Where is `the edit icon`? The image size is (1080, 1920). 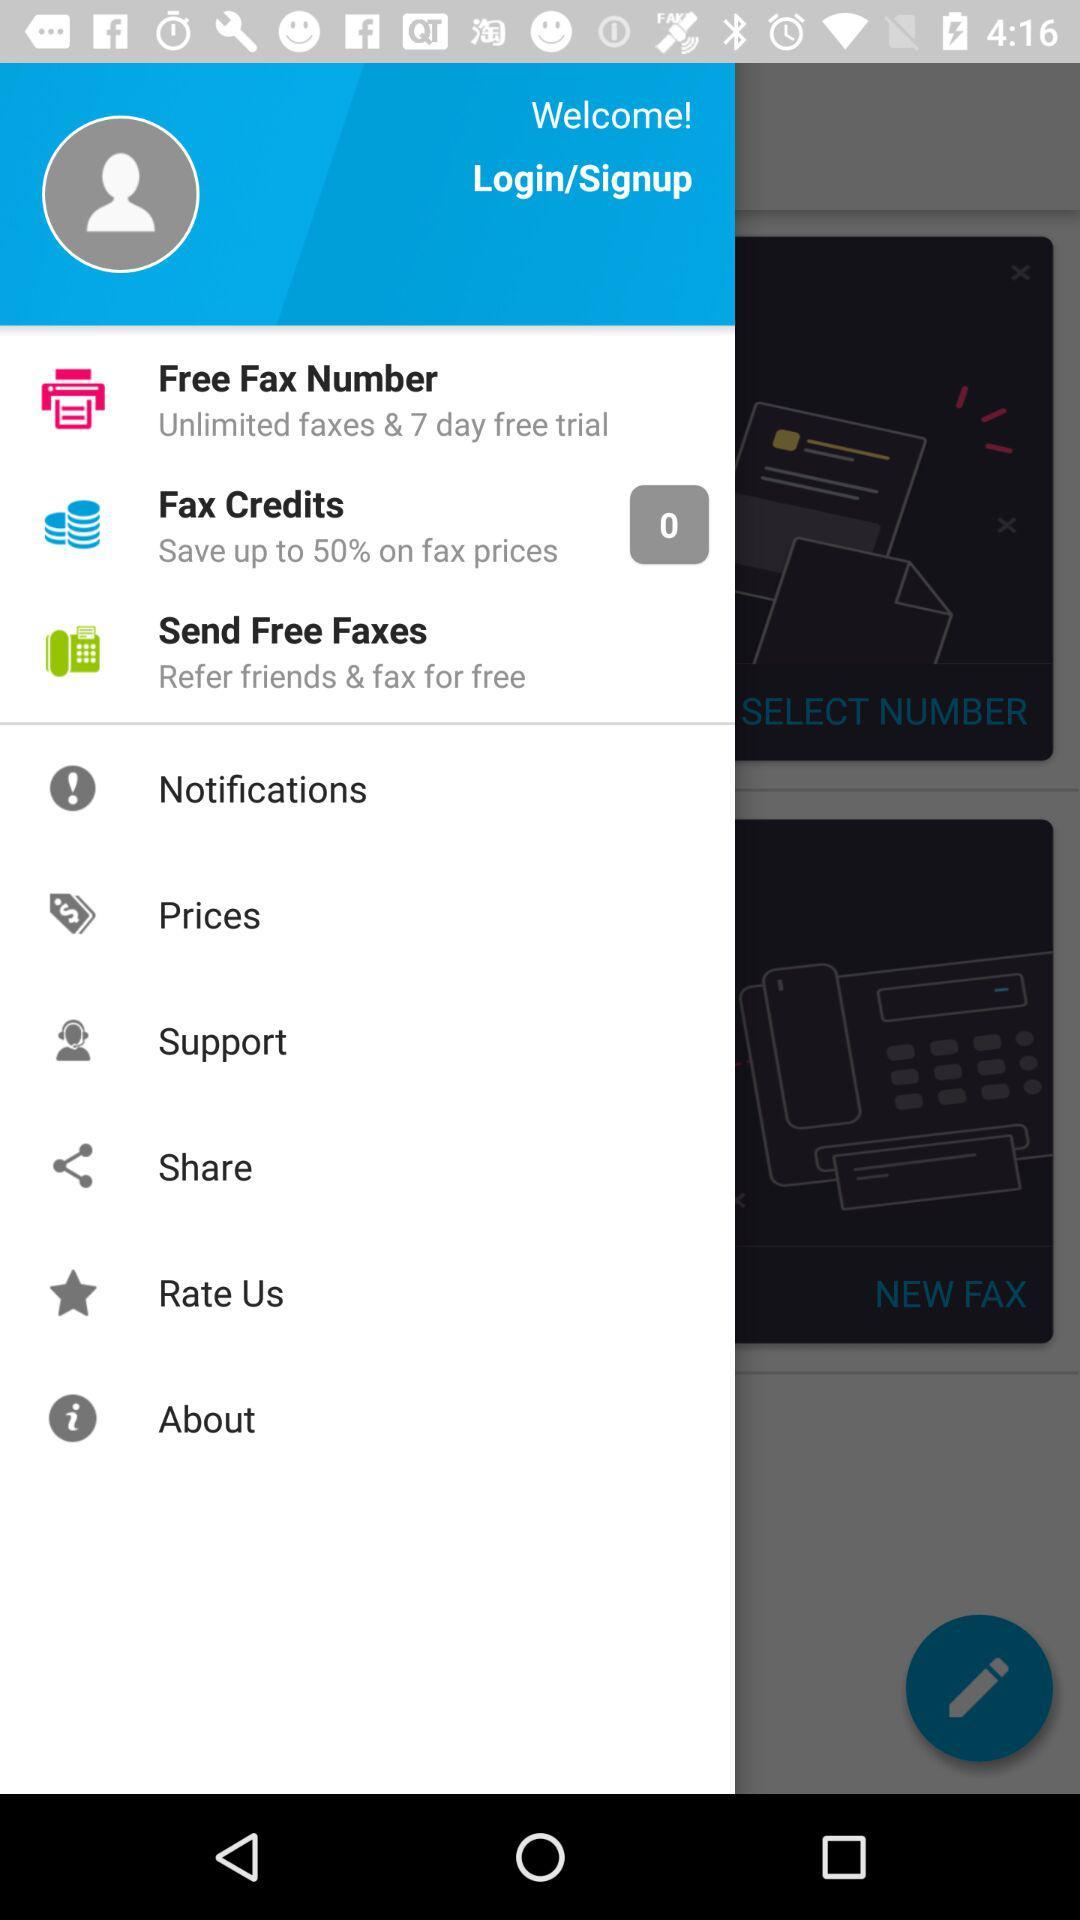
the edit icon is located at coordinates (978, 1687).